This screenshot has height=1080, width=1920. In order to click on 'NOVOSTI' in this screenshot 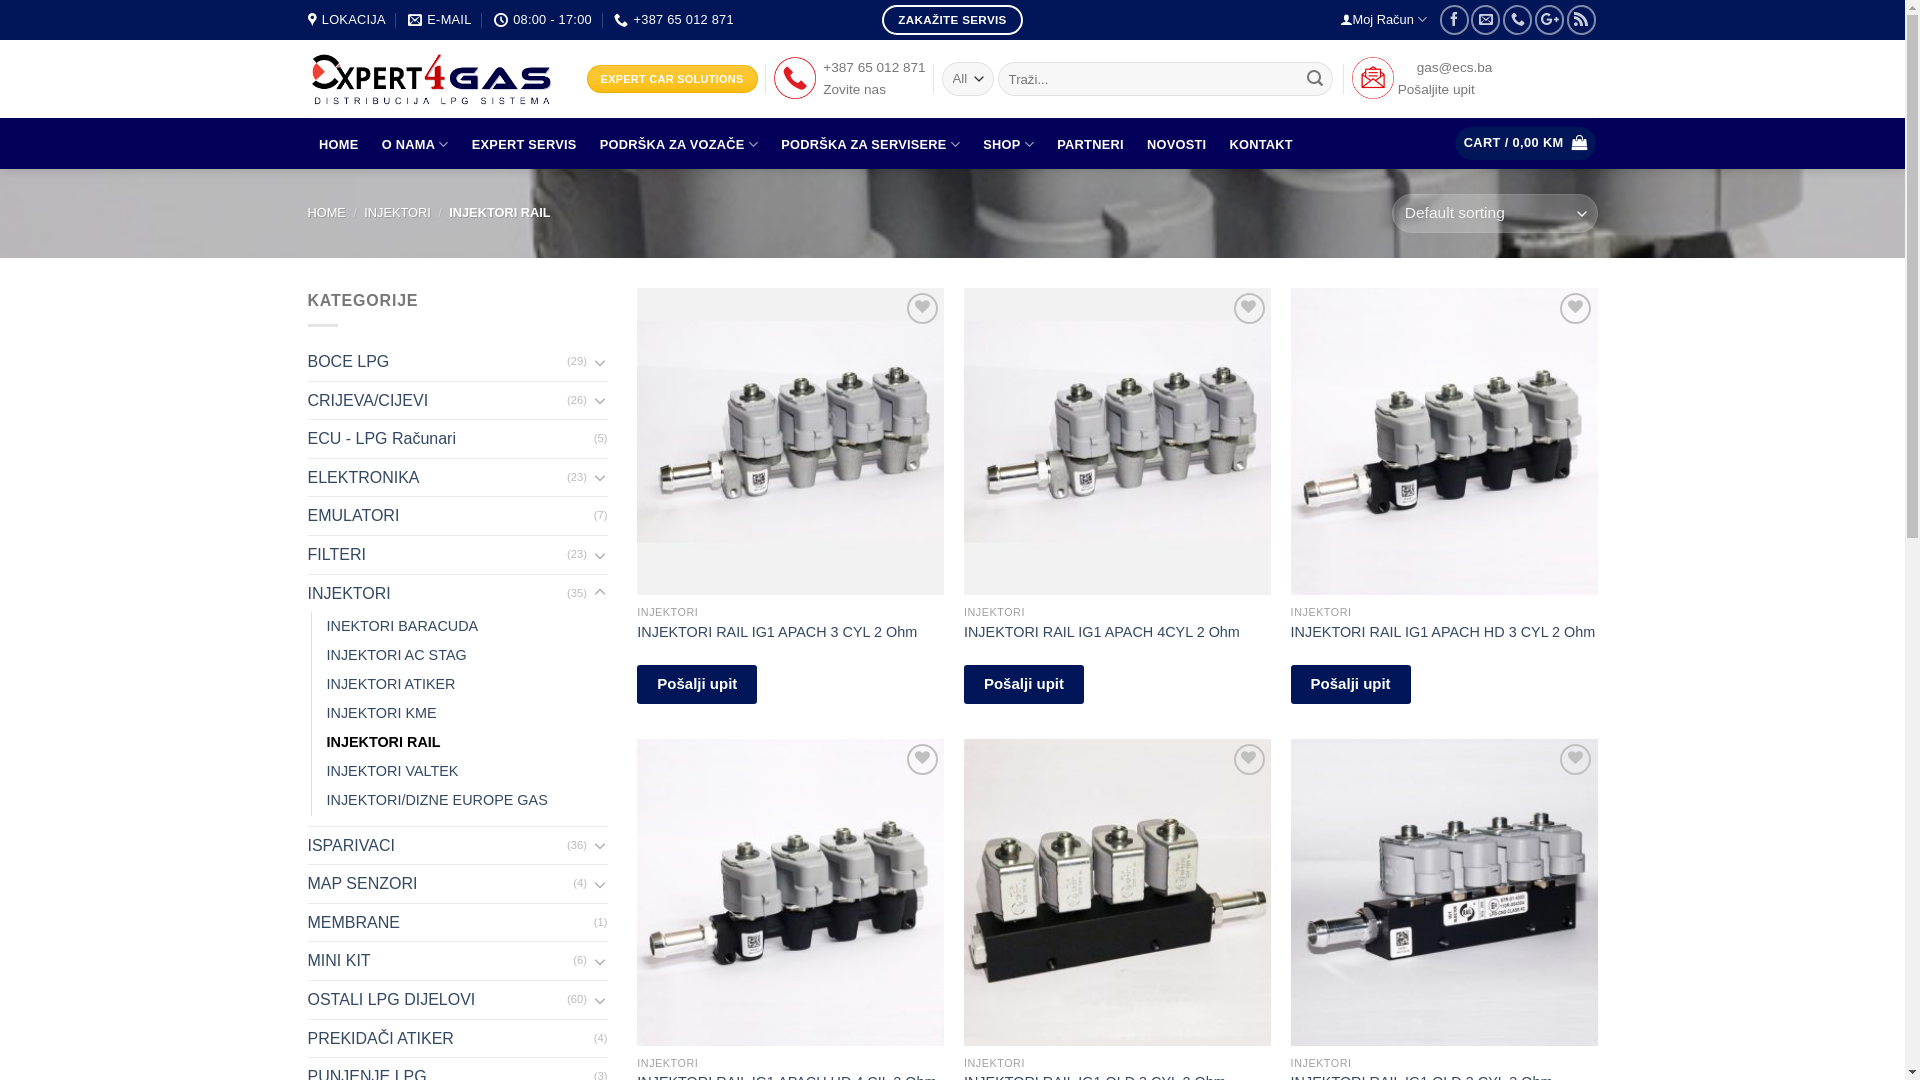, I will do `click(1176, 144)`.